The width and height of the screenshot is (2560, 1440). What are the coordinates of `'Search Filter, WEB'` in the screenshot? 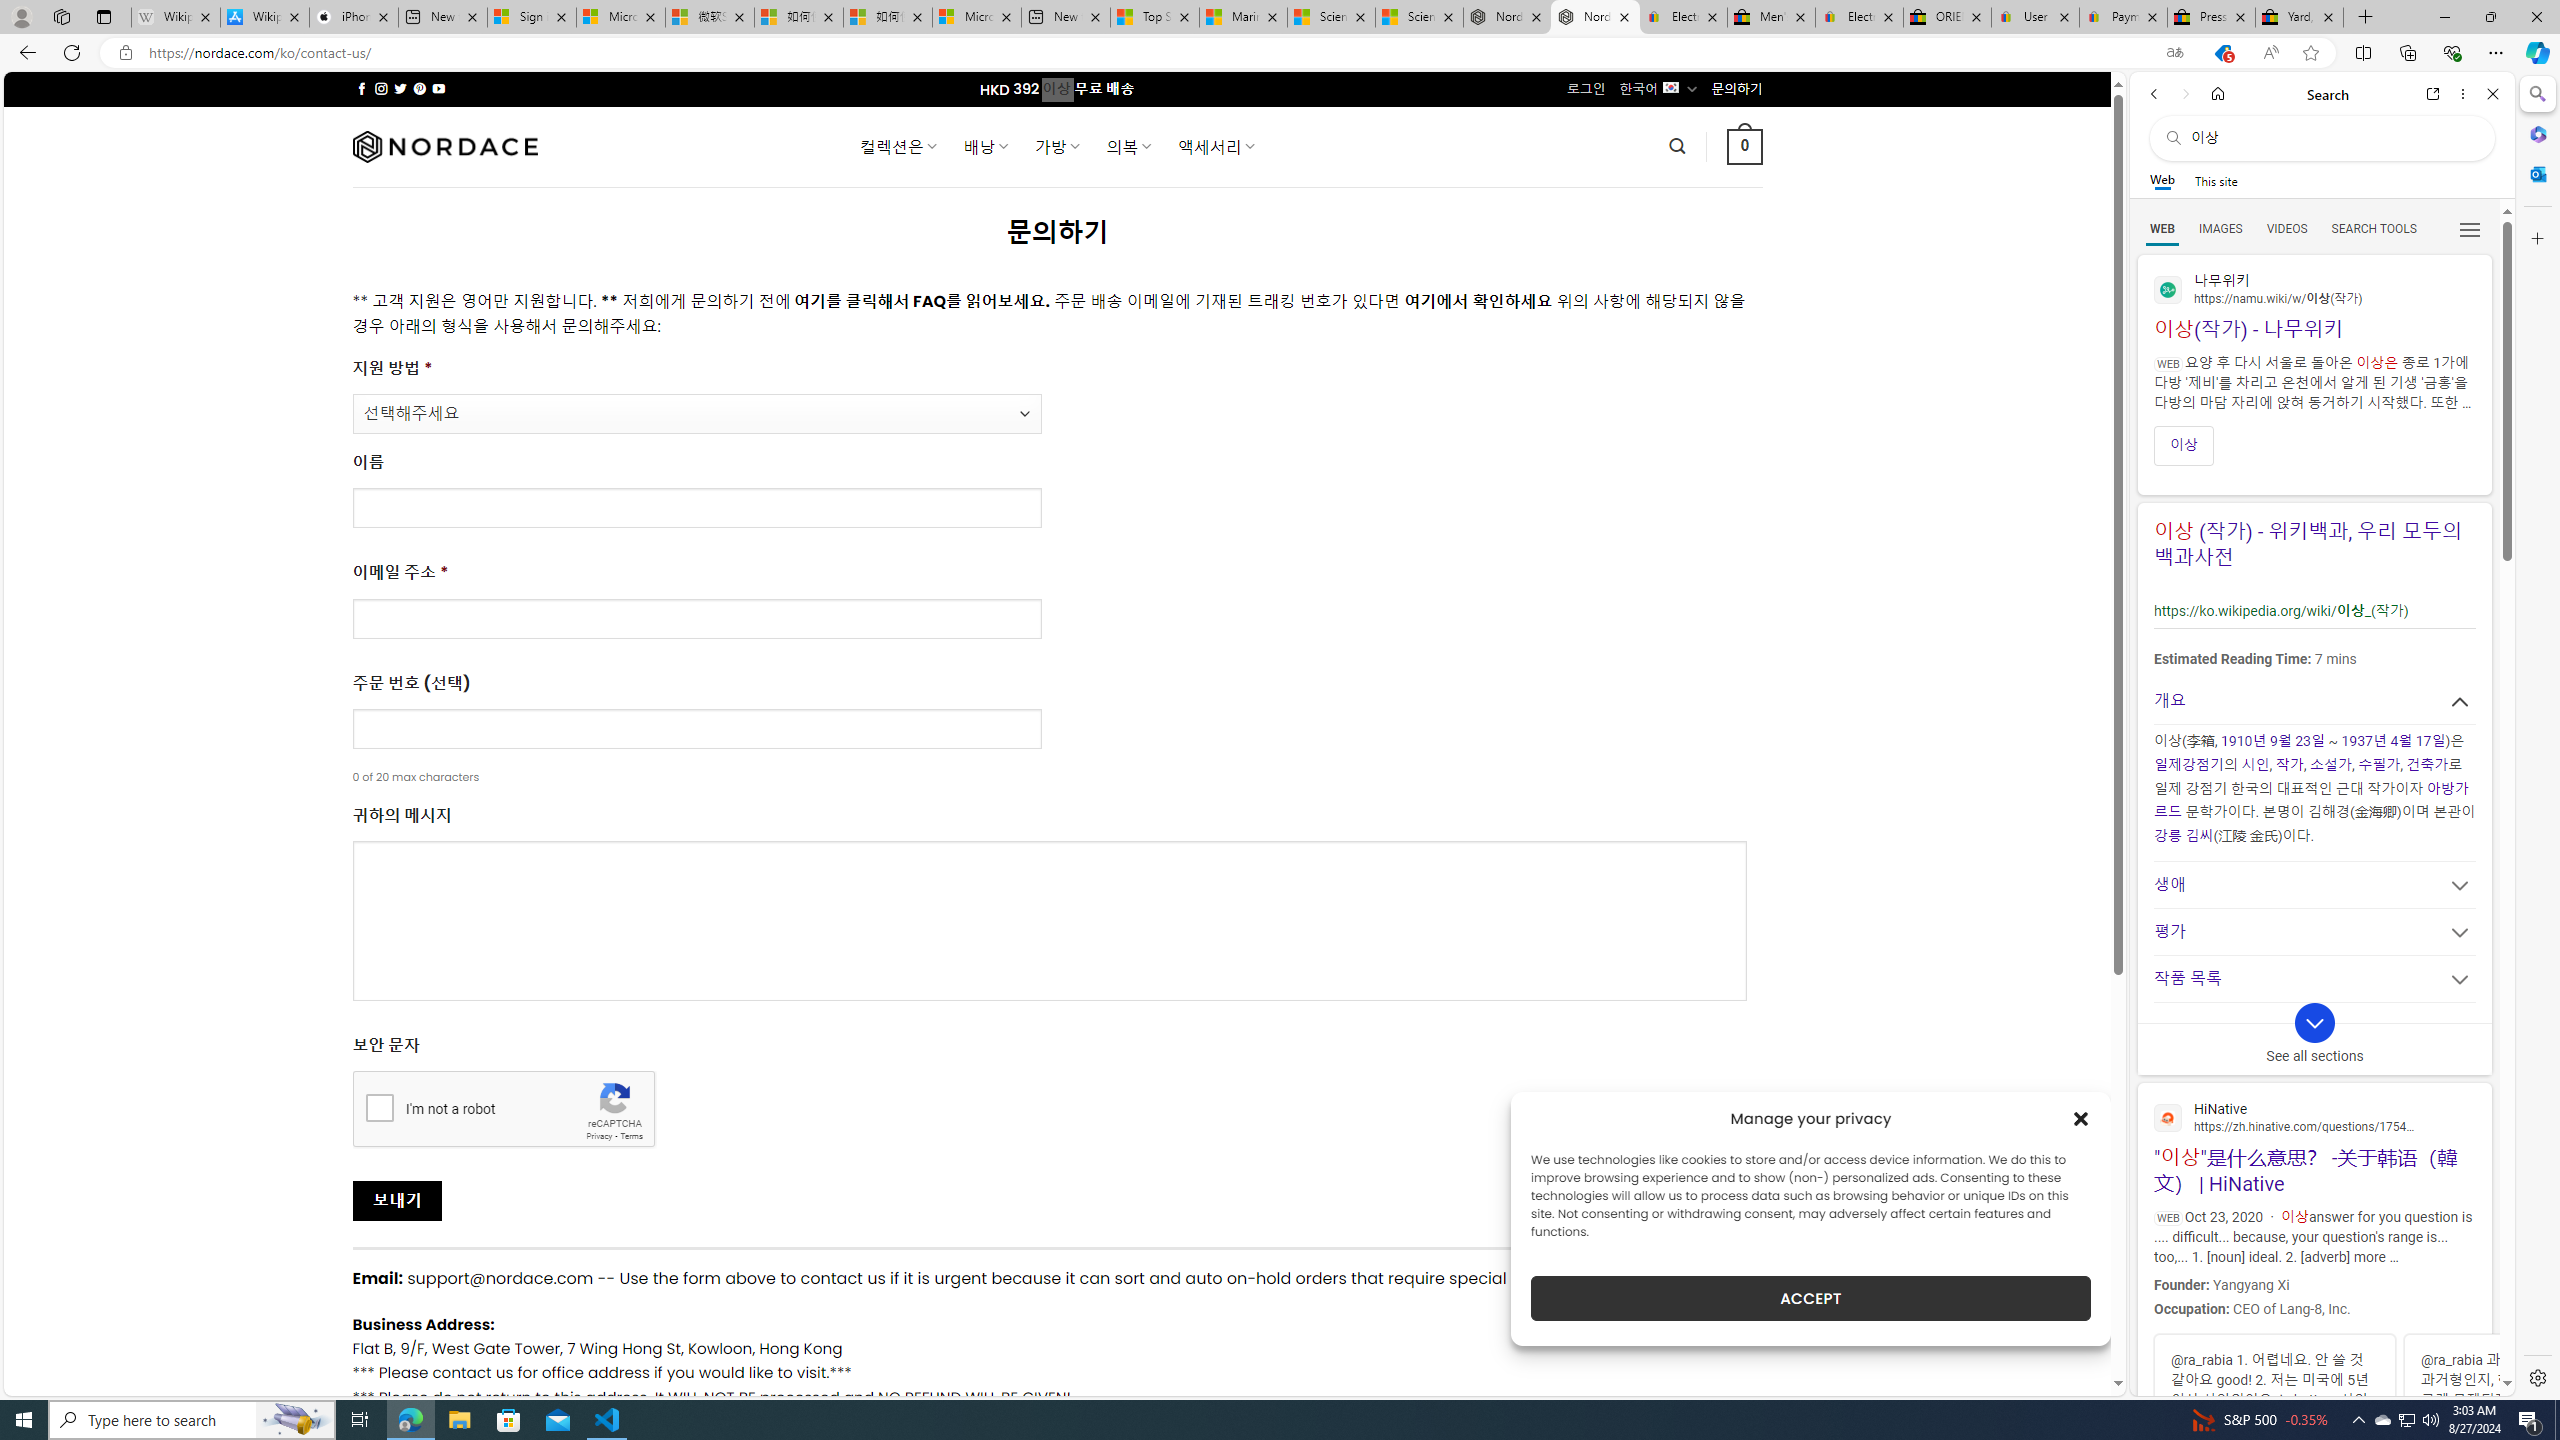 It's located at (2162, 227).